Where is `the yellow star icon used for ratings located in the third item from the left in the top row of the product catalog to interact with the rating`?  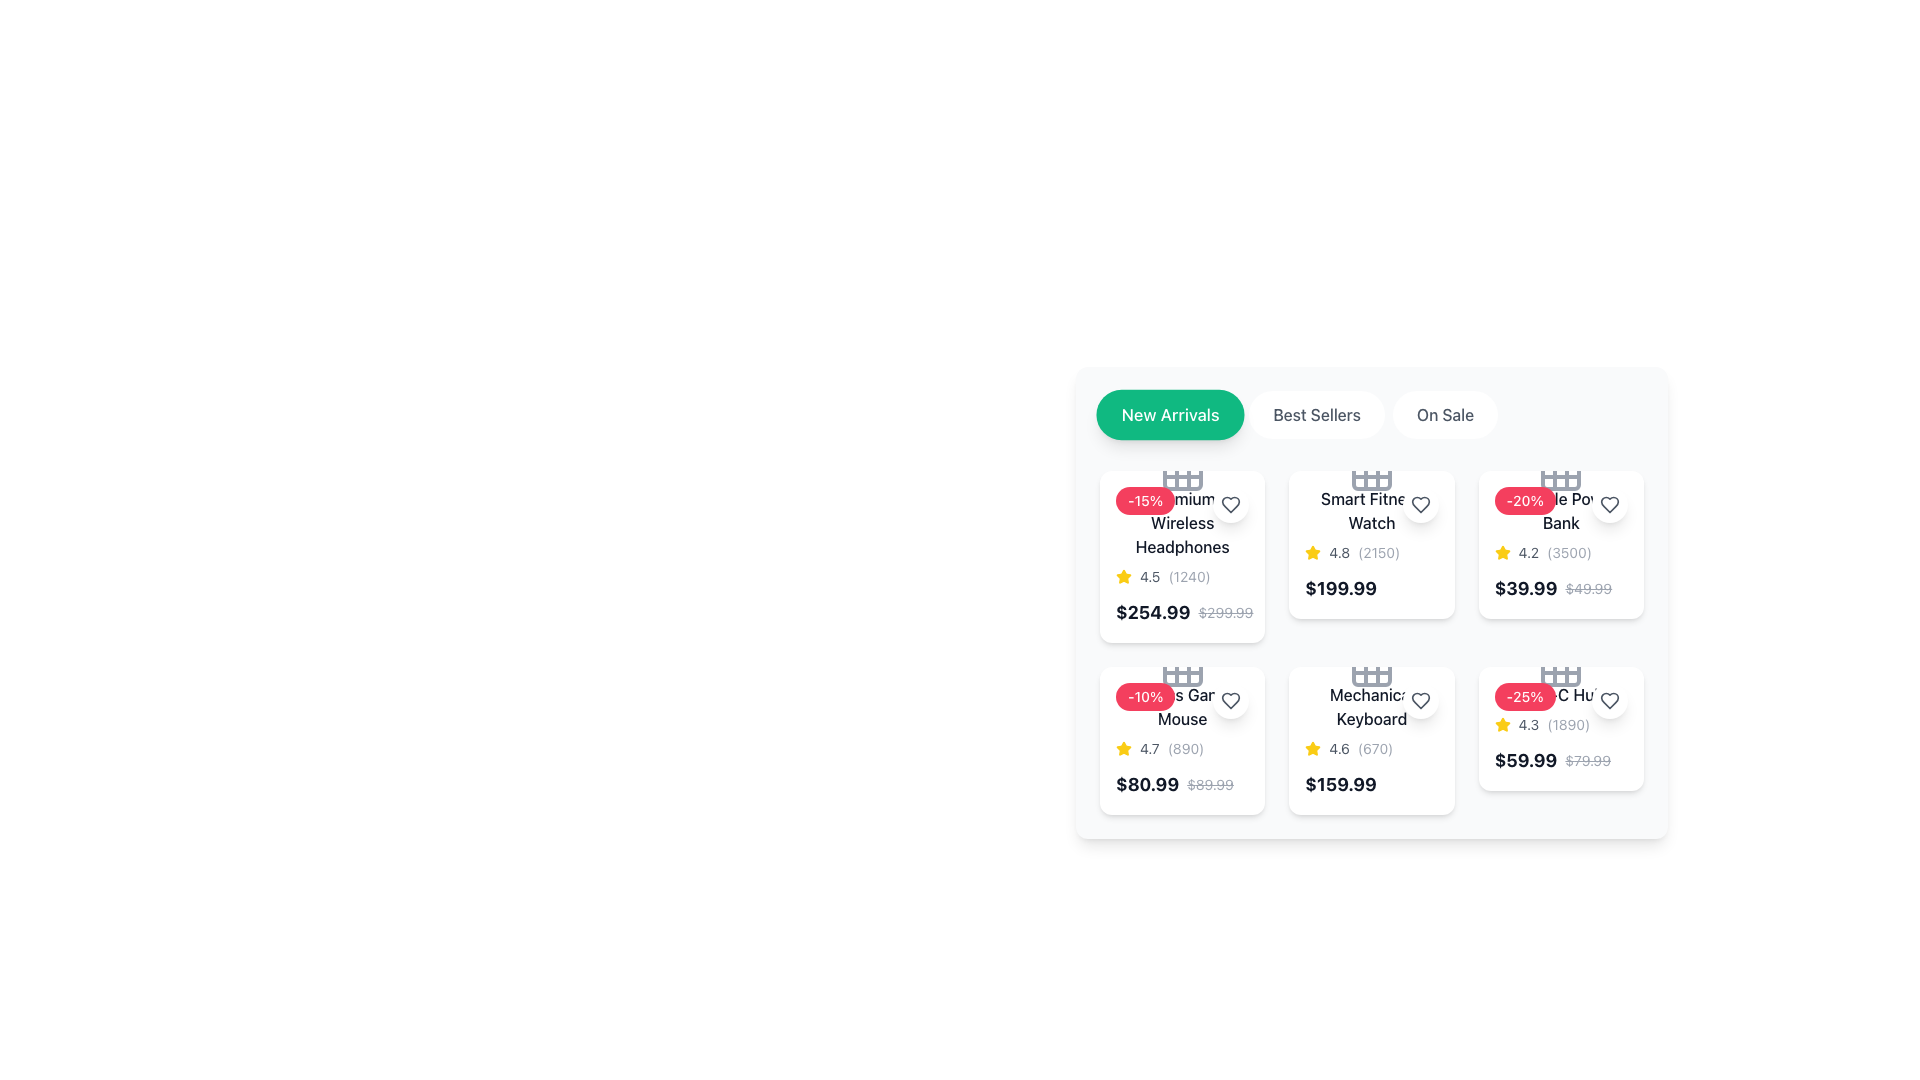 the yellow star icon used for ratings located in the third item from the left in the top row of the product catalog to interact with the rating is located at coordinates (1313, 552).